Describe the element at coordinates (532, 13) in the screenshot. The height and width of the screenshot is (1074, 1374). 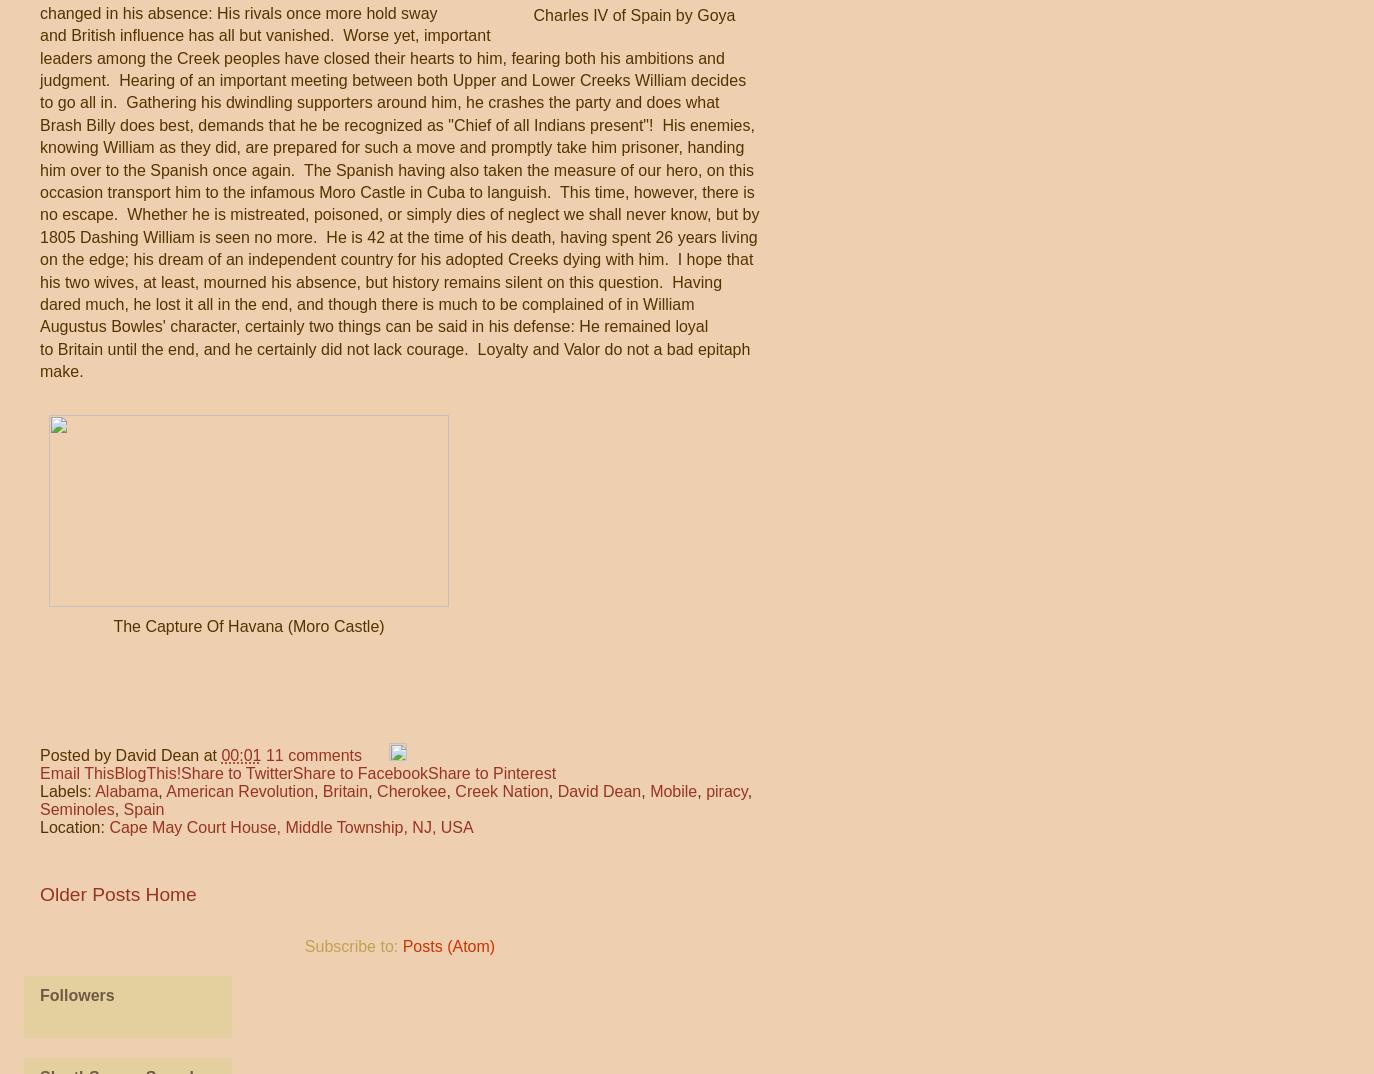
I see `'Charles IV of Spain by Goya'` at that location.